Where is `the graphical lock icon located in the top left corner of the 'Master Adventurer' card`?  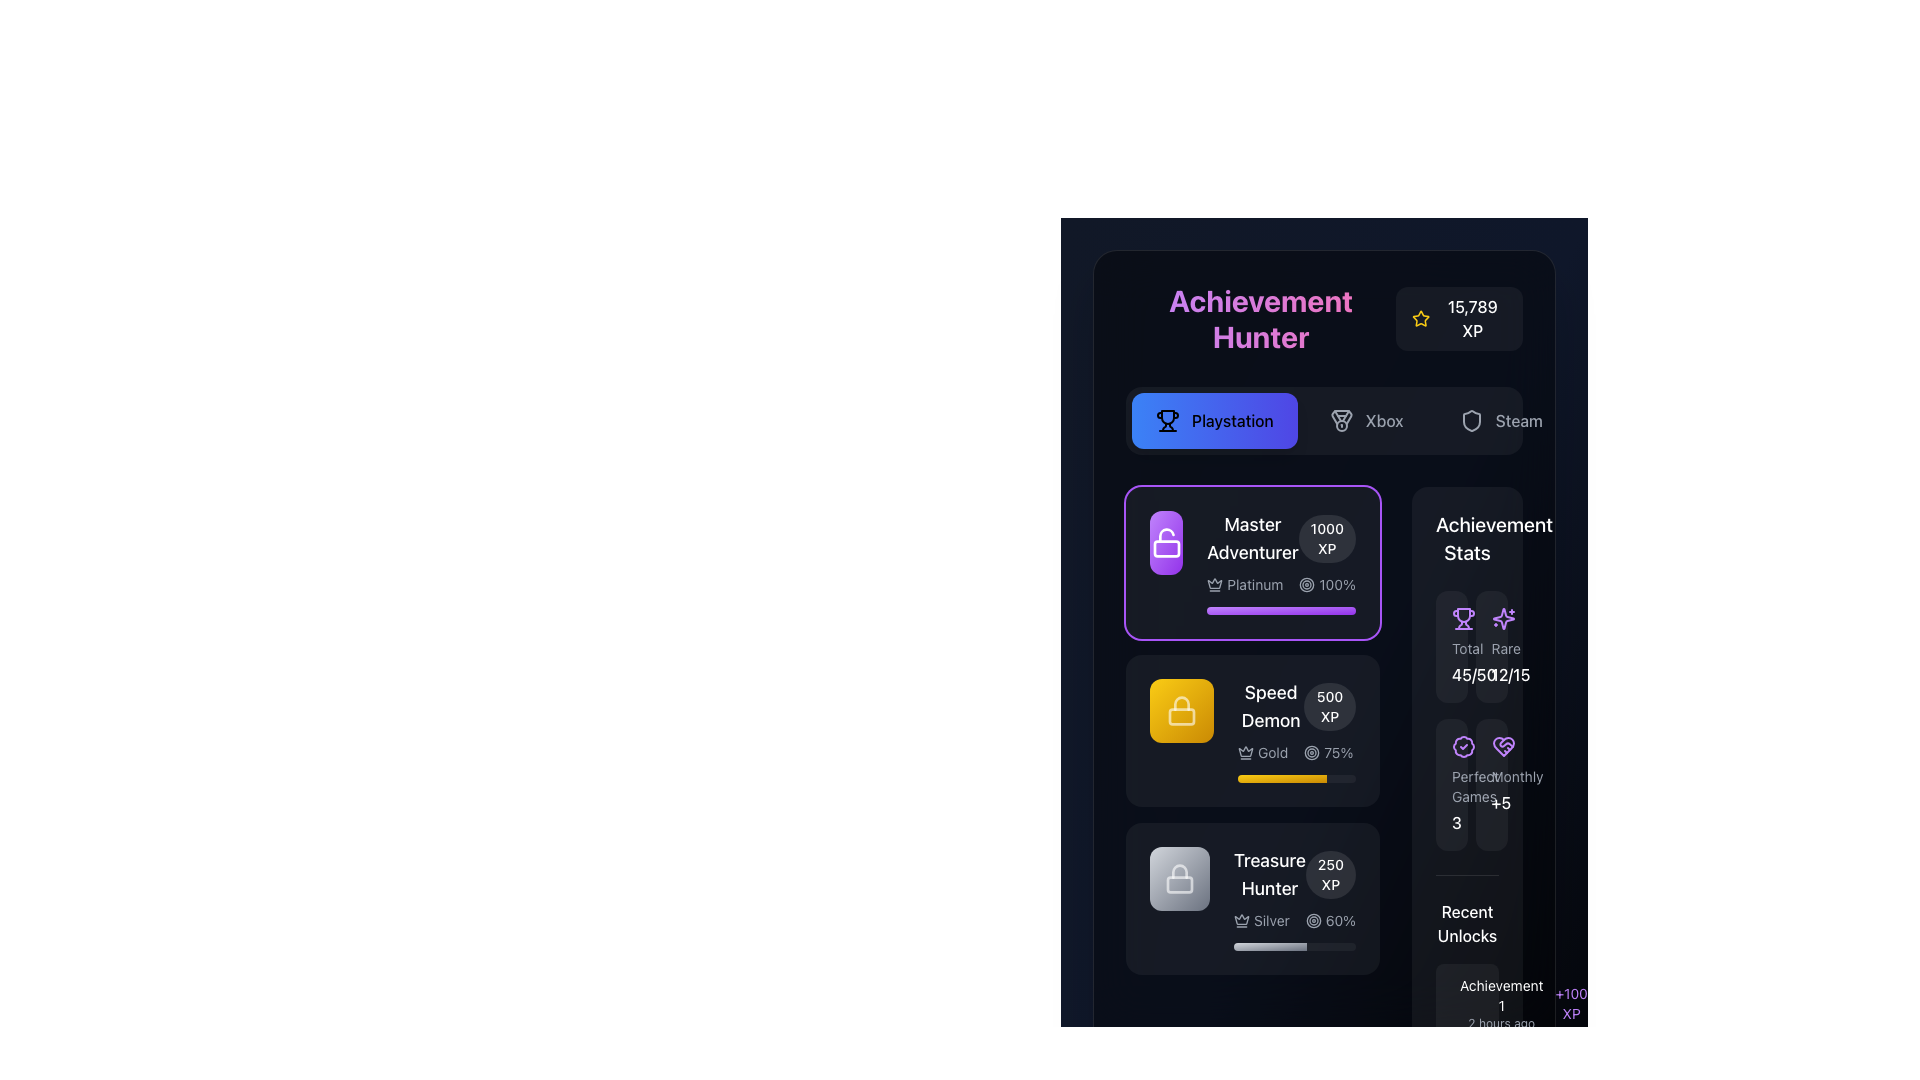 the graphical lock icon located in the top left corner of the 'Master Adventurer' card is located at coordinates (1181, 701).